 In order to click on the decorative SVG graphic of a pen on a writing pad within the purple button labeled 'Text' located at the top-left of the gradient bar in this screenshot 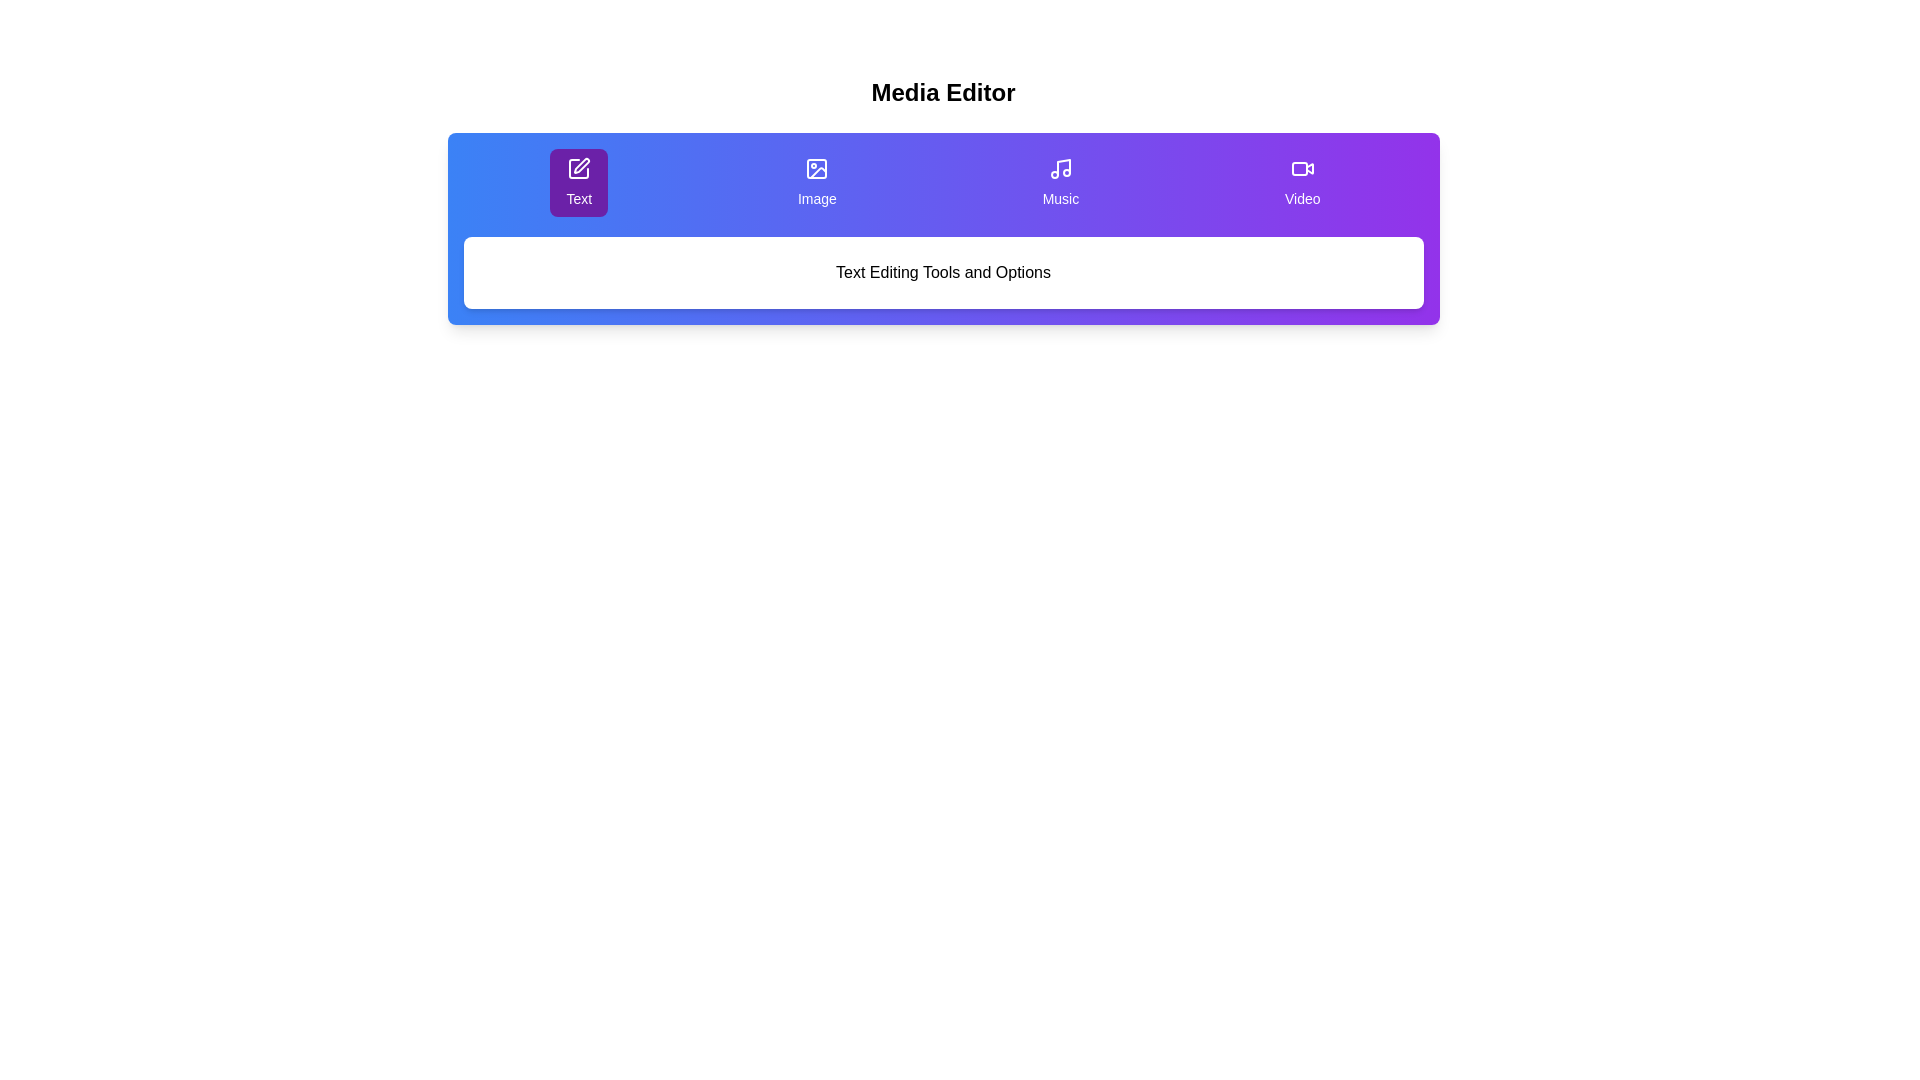, I will do `click(578, 168)`.